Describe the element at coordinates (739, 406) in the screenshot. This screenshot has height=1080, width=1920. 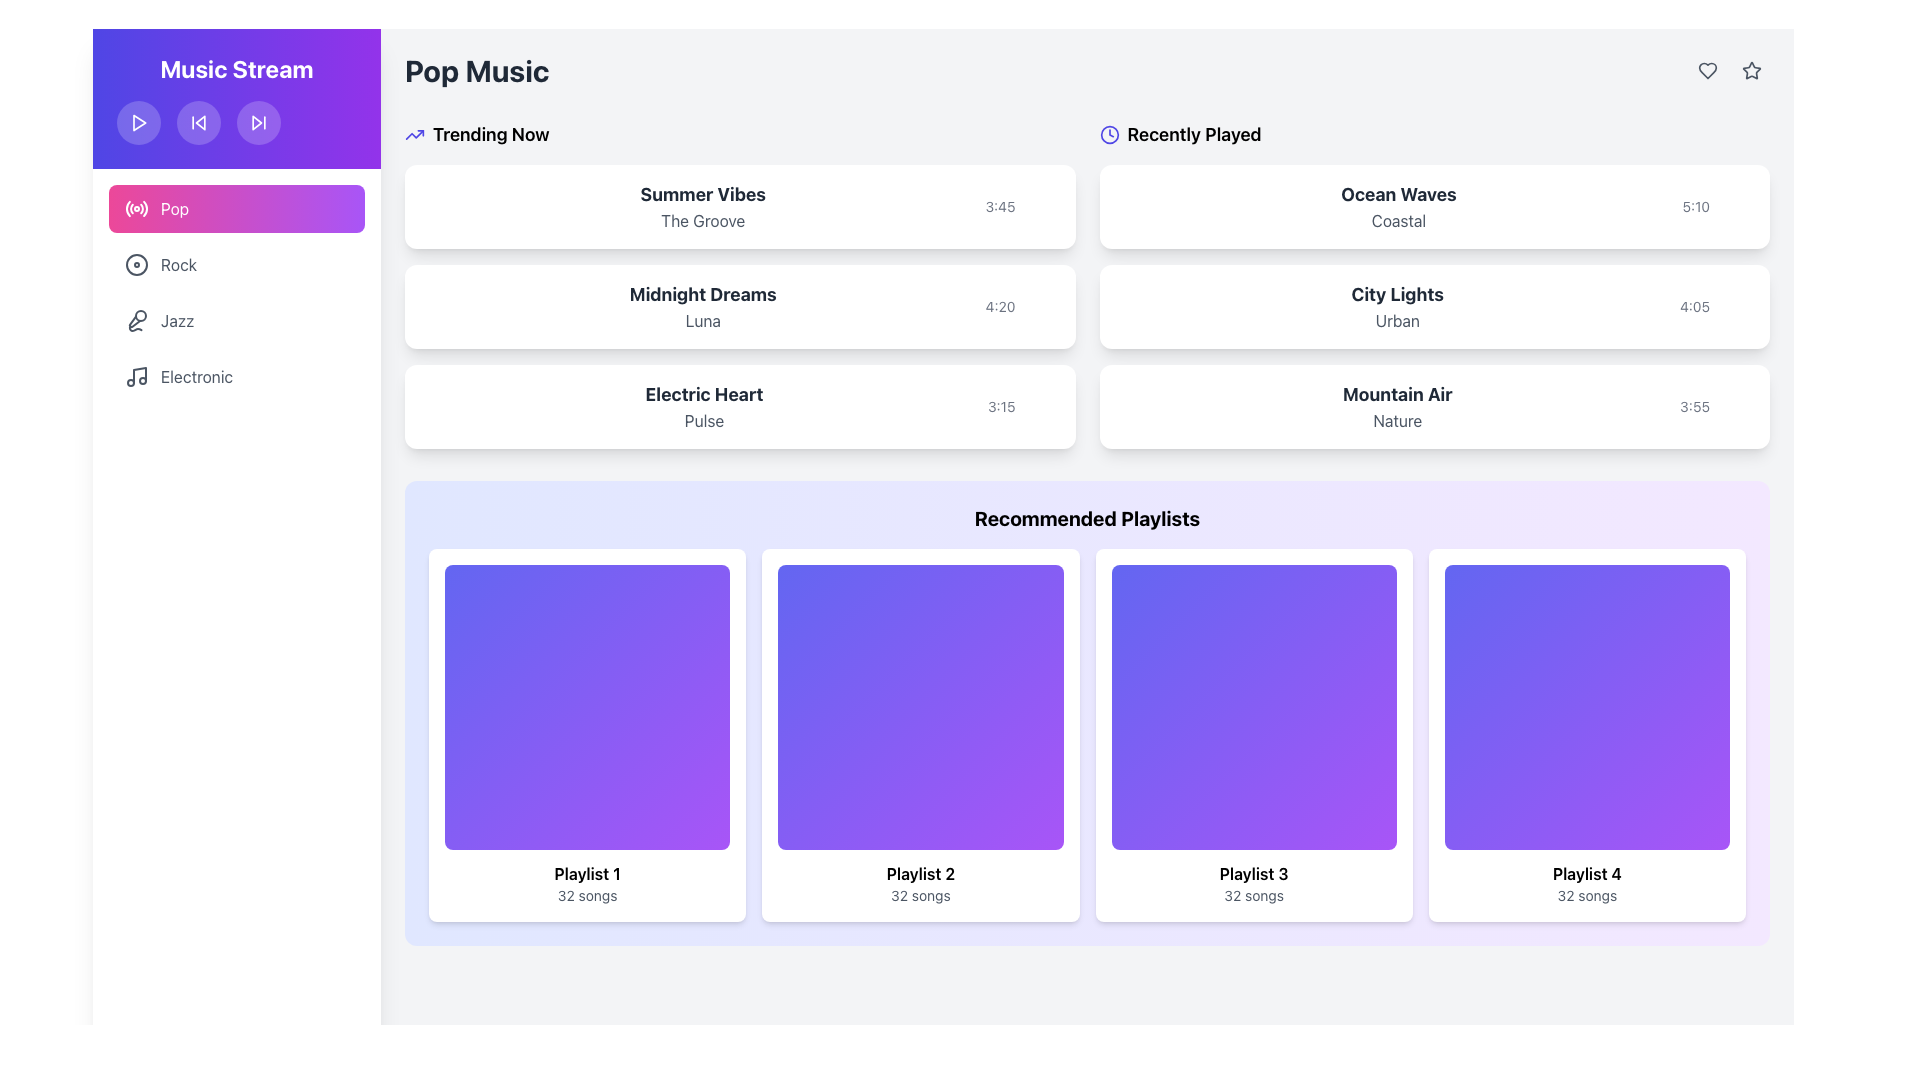
I see `the third list item under the 'Trending Now' section, which displays the title 'Electric Heart' and the duration time of 3:15` at that location.